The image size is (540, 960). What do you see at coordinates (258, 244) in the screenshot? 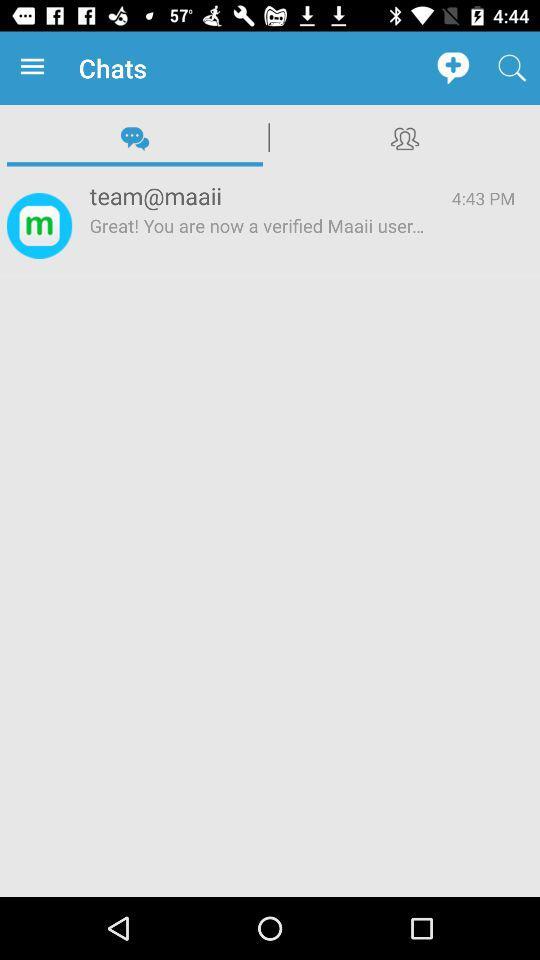
I see `the great you are item` at bounding box center [258, 244].